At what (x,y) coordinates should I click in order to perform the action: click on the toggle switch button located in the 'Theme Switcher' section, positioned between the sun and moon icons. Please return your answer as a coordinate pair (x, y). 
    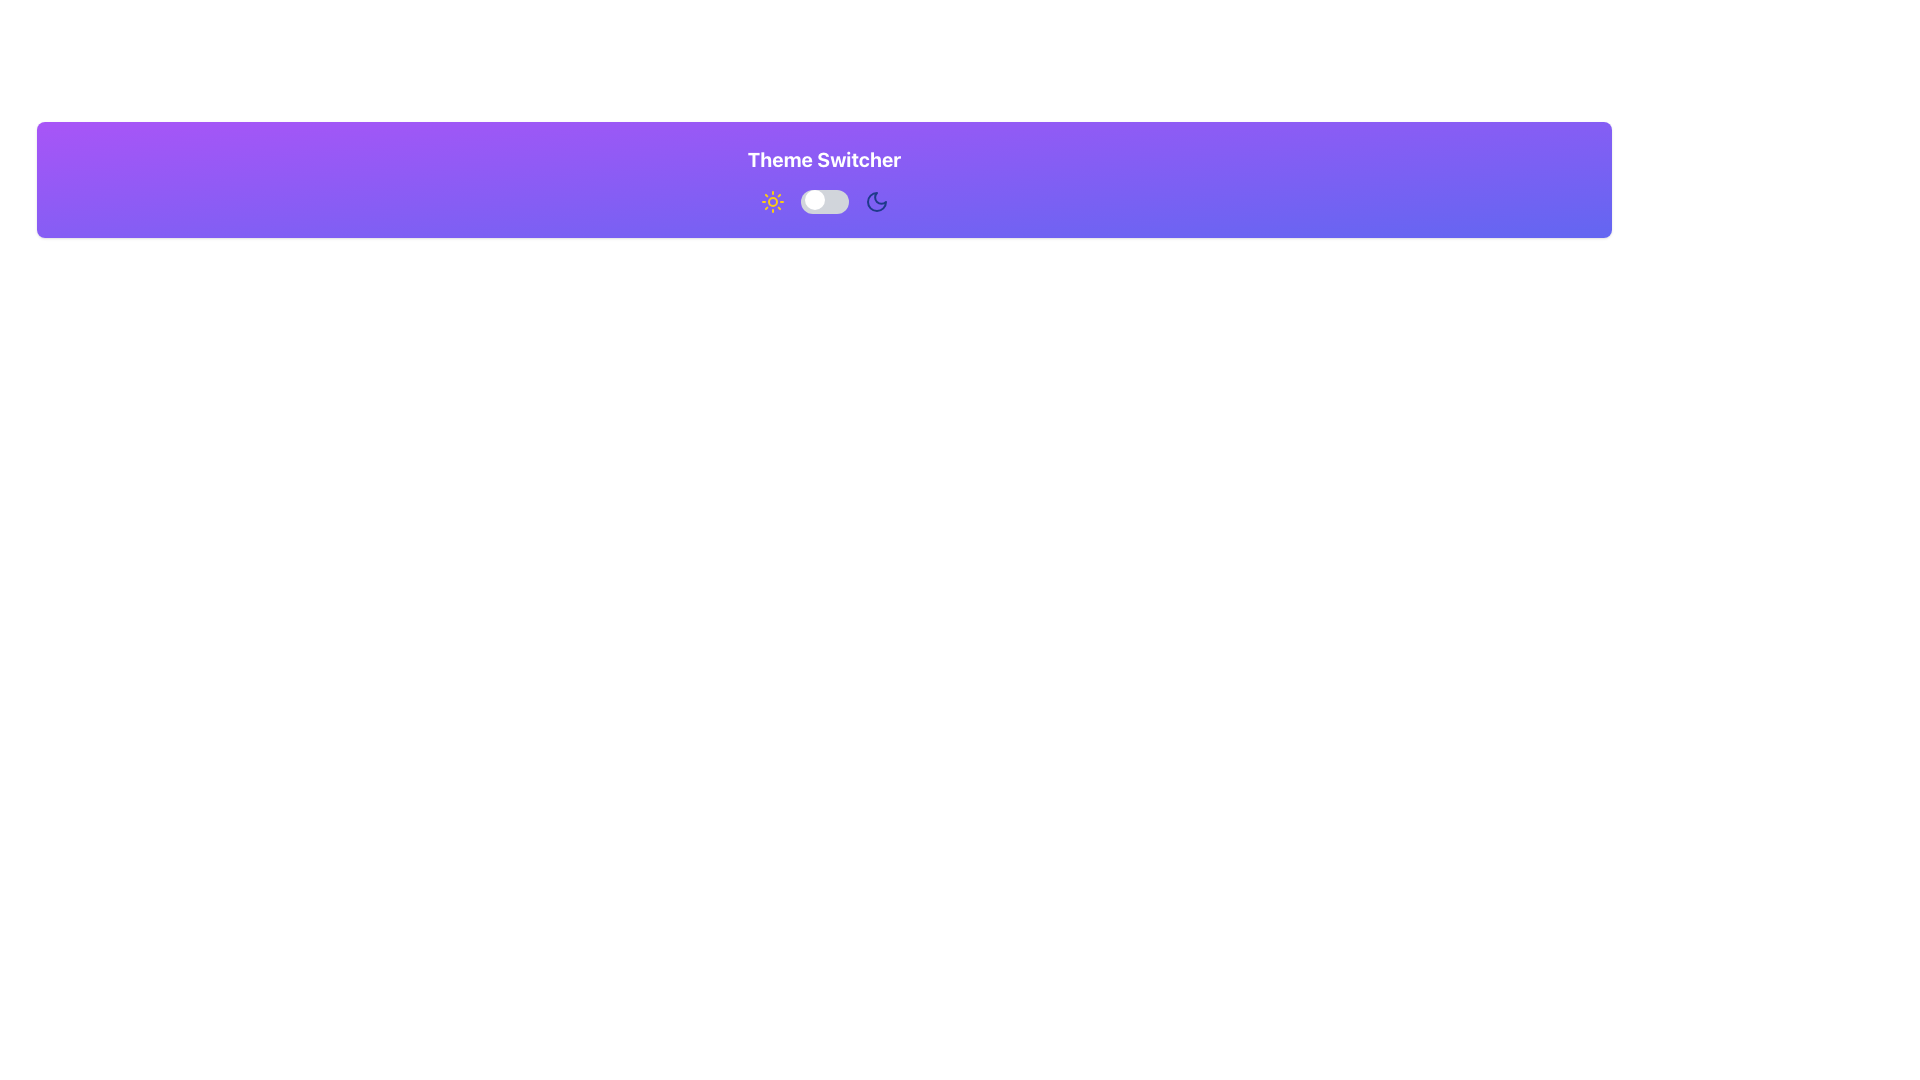
    Looking at the image, I should click on (824, 201).